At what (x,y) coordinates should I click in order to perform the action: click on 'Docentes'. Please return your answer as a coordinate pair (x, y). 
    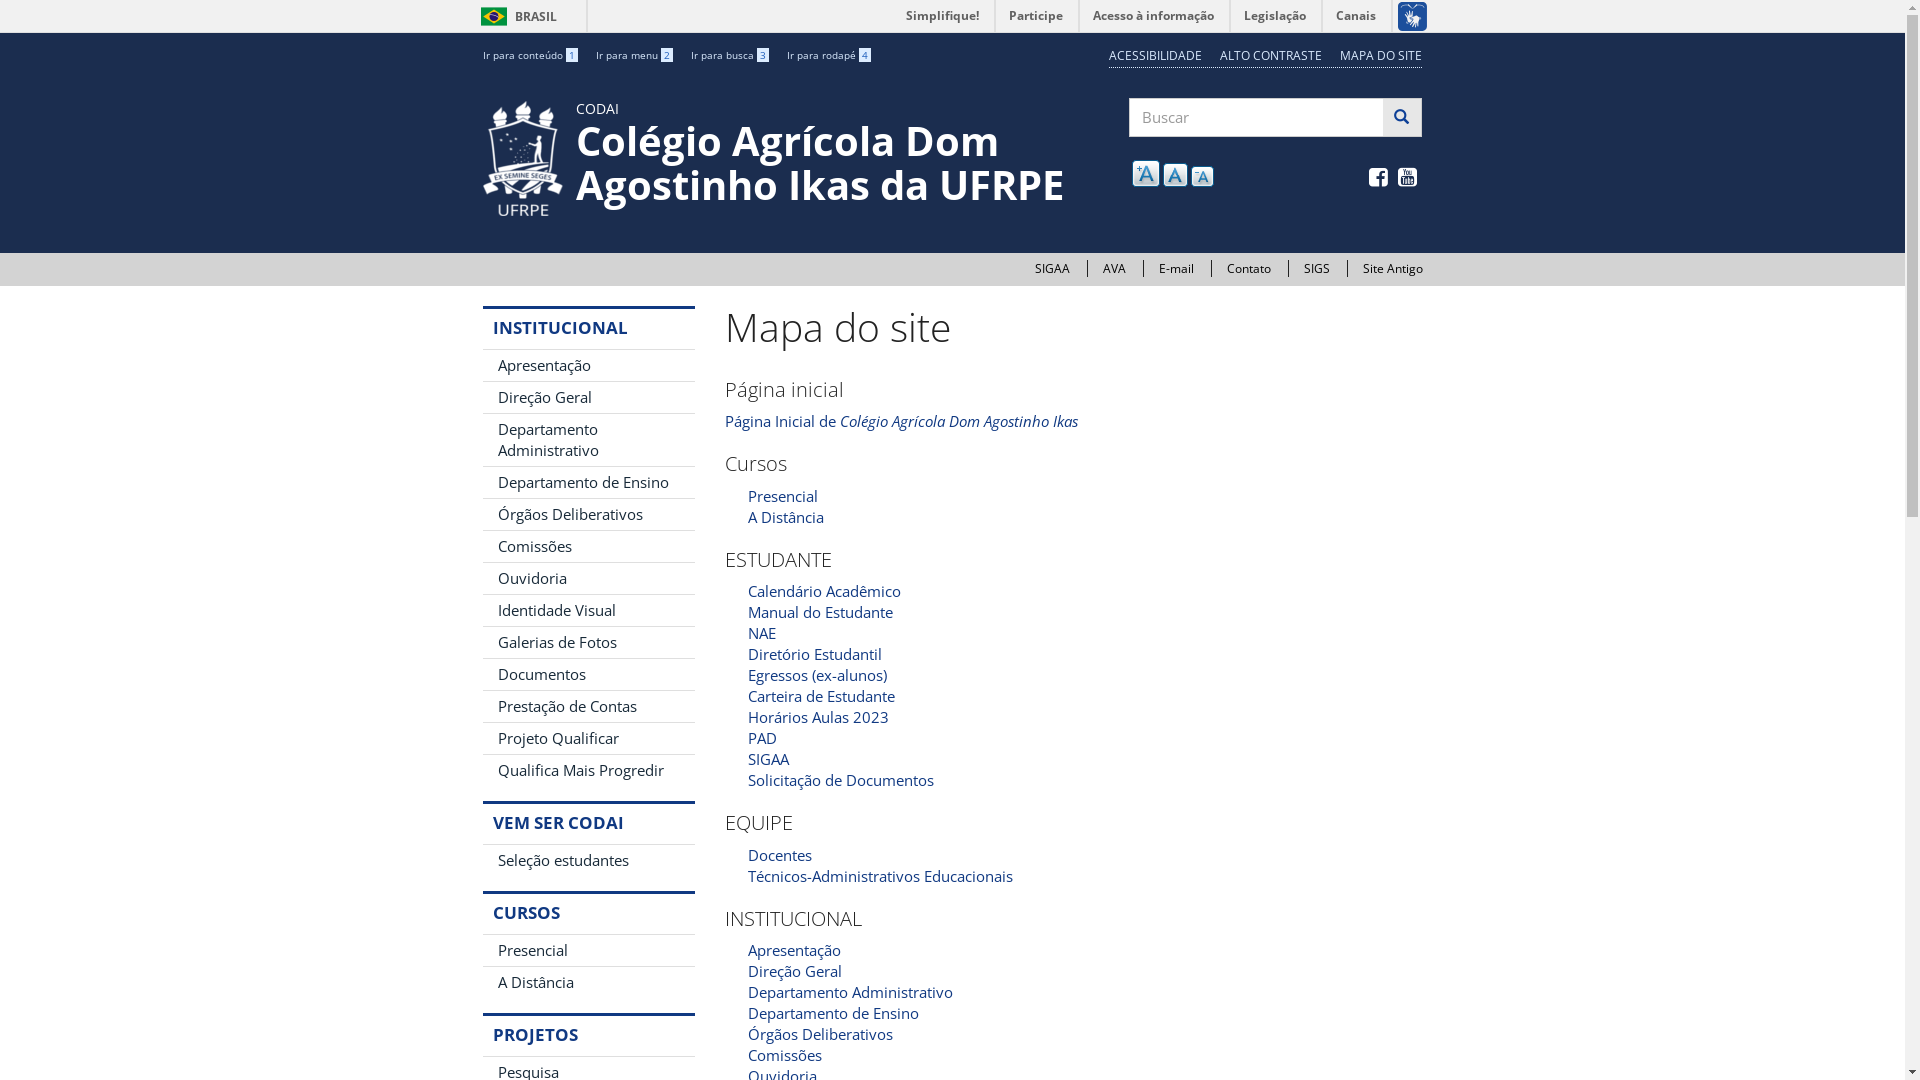
    Looking at the image, I should click on (778, 855).